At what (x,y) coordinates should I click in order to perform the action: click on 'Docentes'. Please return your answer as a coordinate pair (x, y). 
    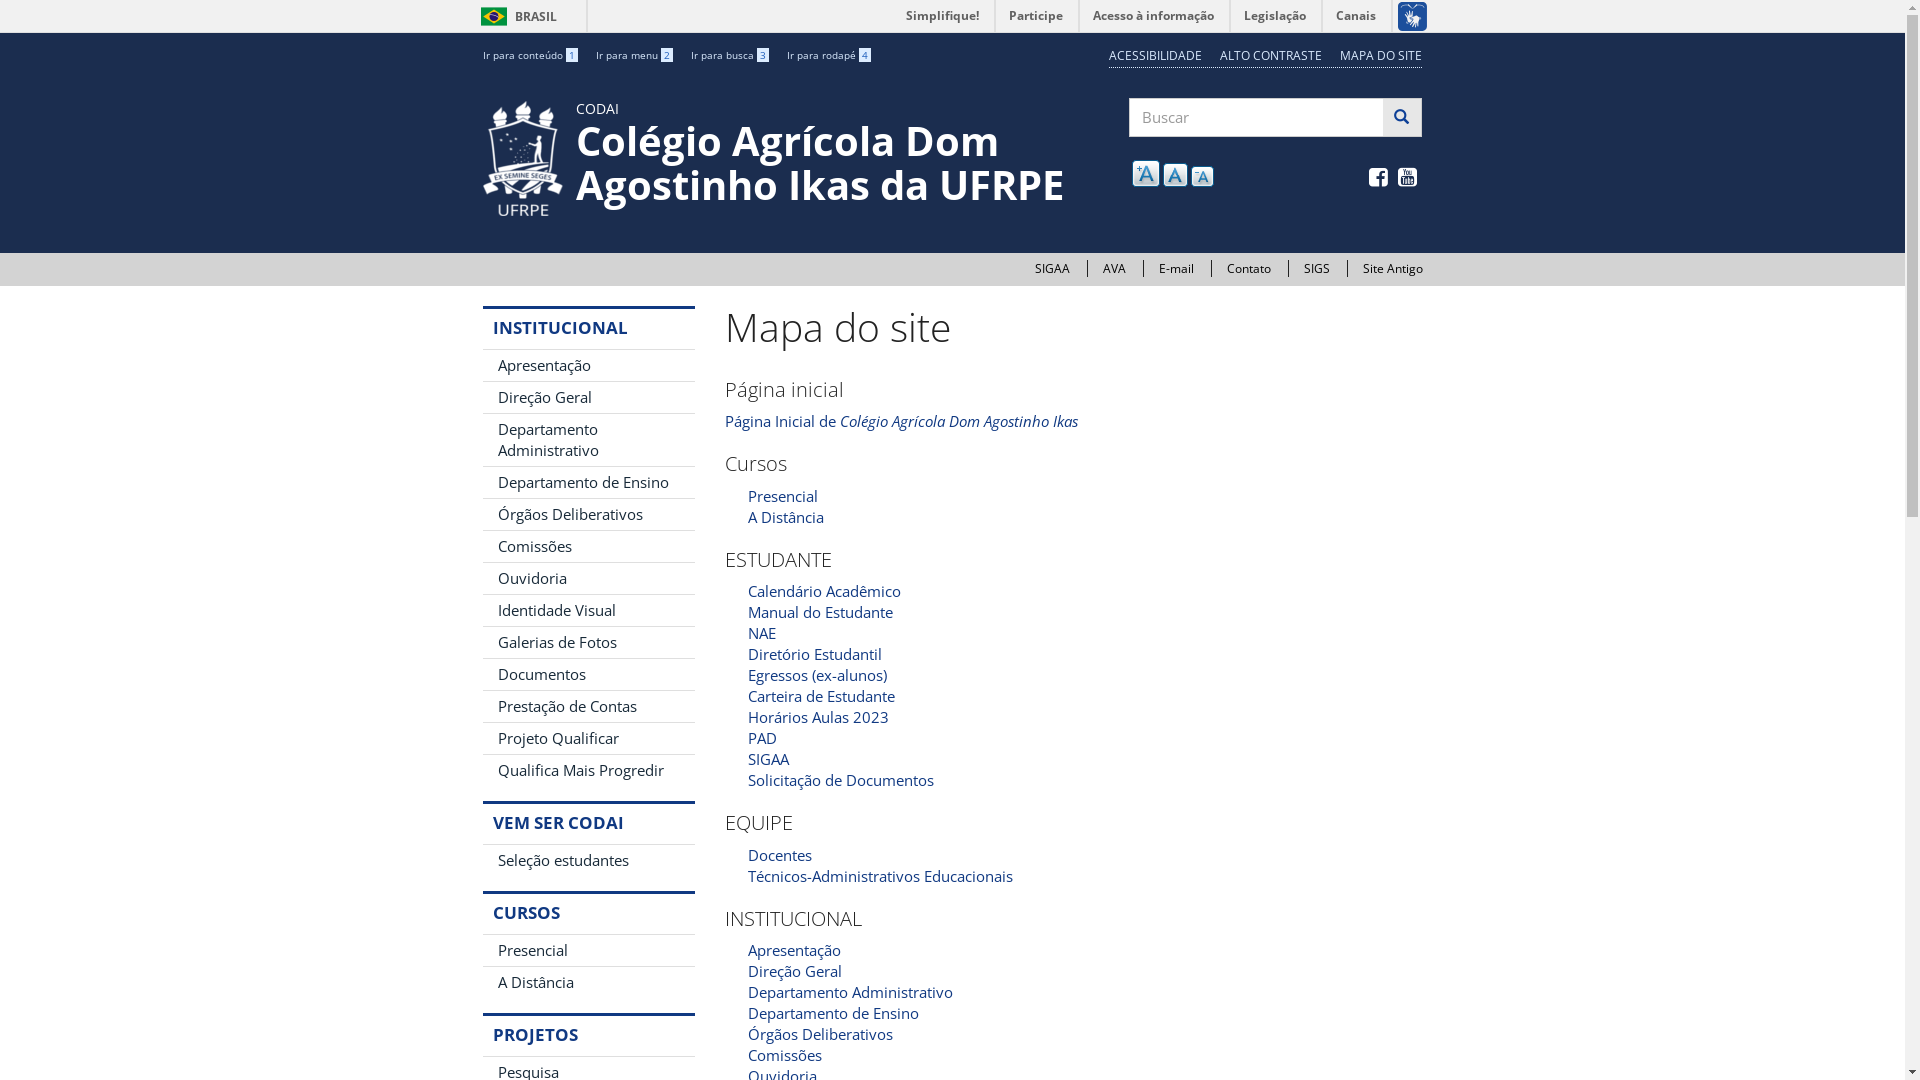
    Looking at the image, I should click on (778, 855).